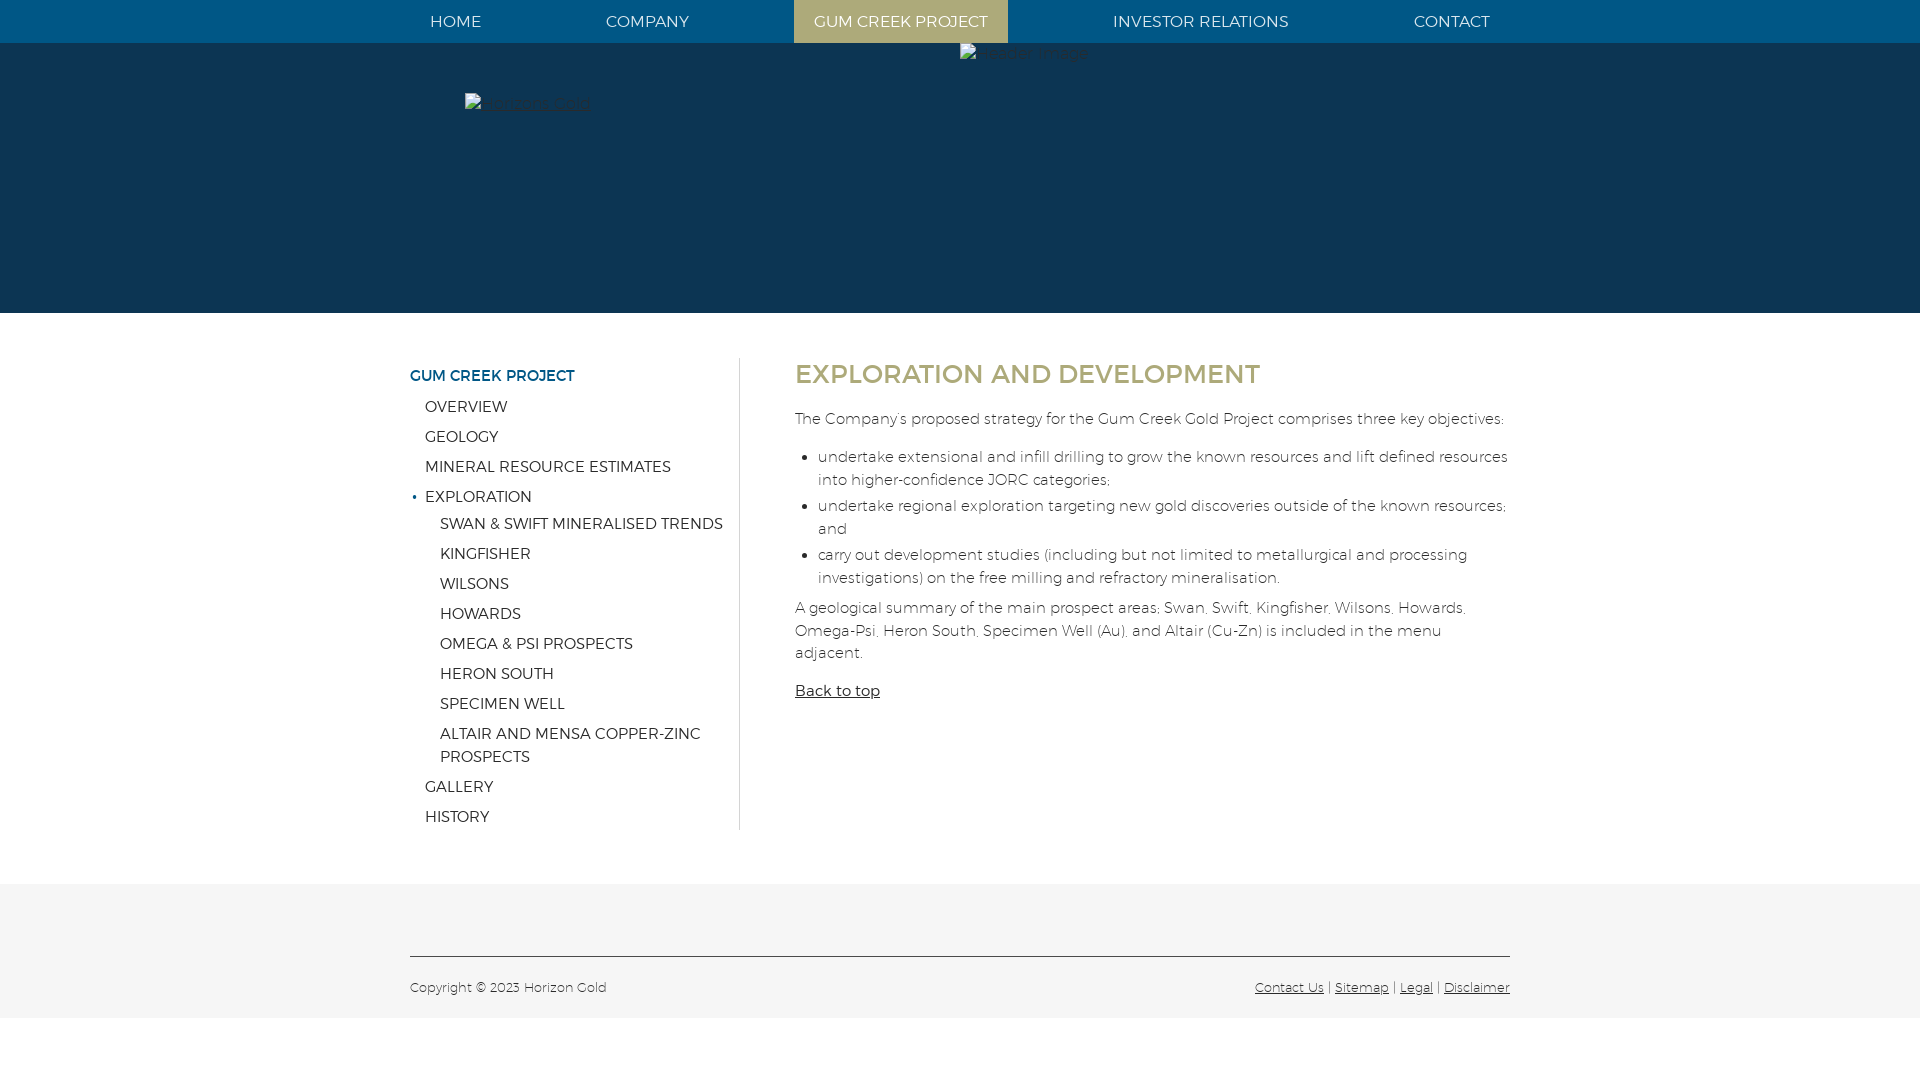 The height and width of the screenshot is (1080, 1920). What do you see at coordinates (1200, 21) in the screenshot?
I see `'INVESTOR RELATIONS'` at bounding box center [1200, 21].